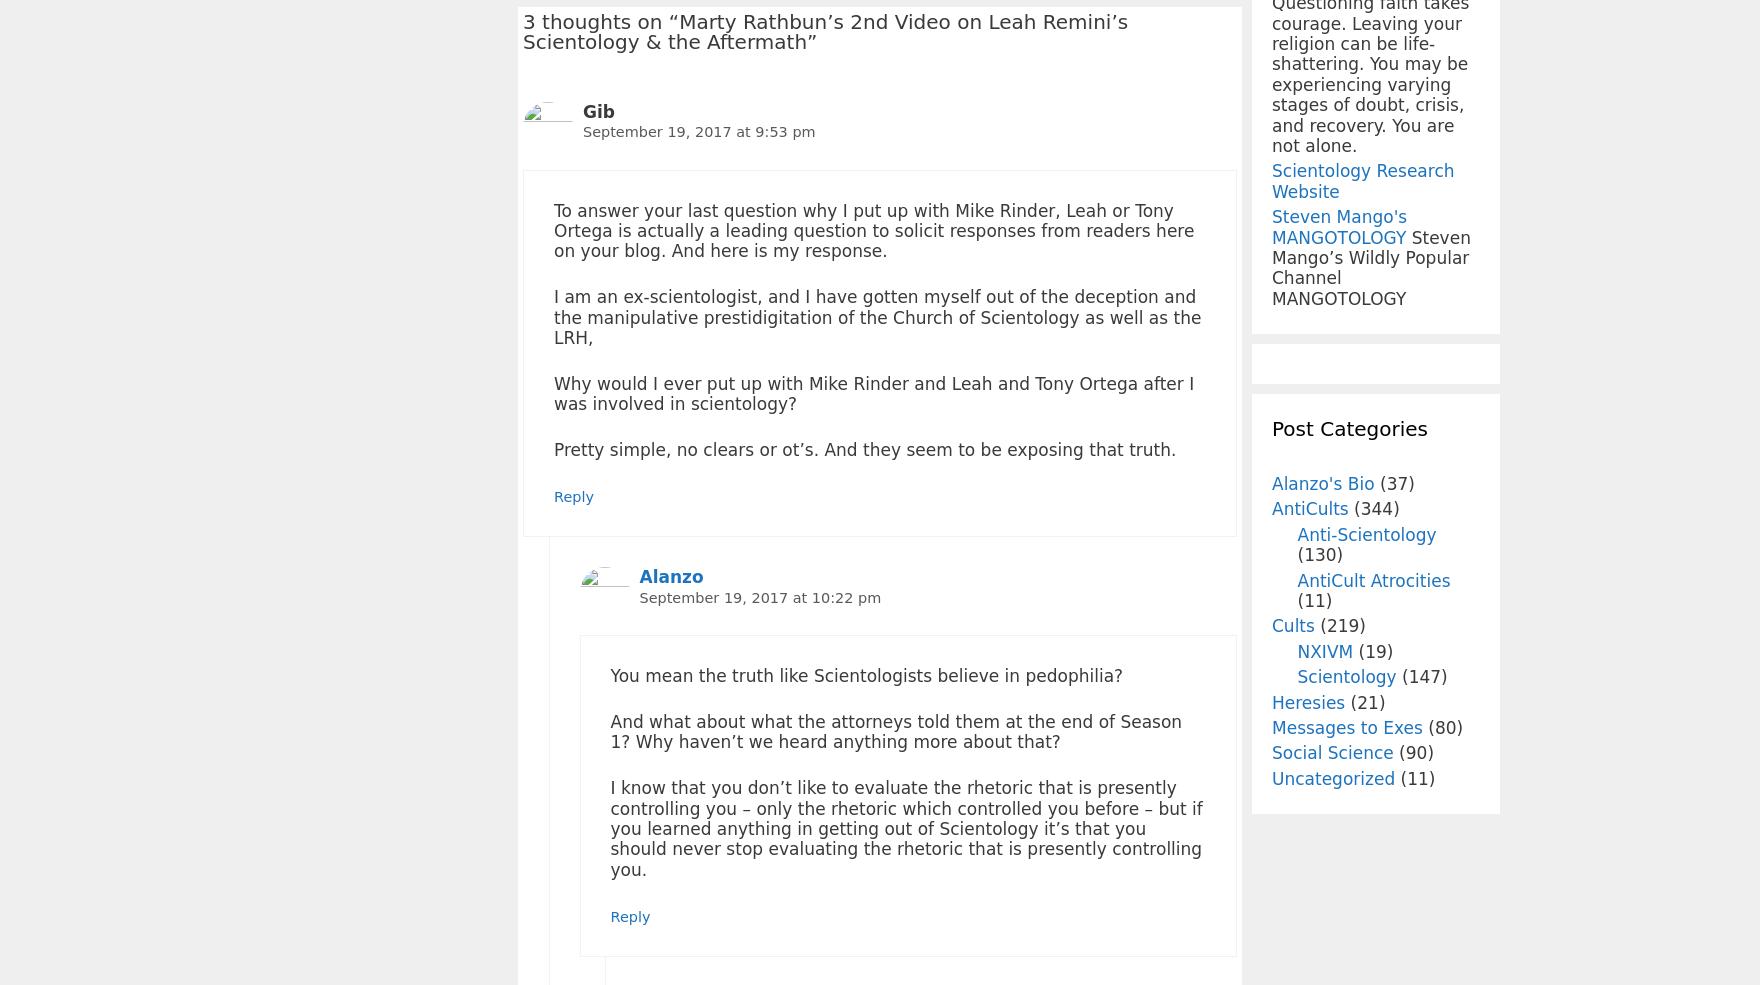 Image resolution: width=1760 pixels, height=985 pixels. What do you see at coordinates (1373, 509) in the screenshot?
I see `'(344)'` at bounding box center [1373, 509].